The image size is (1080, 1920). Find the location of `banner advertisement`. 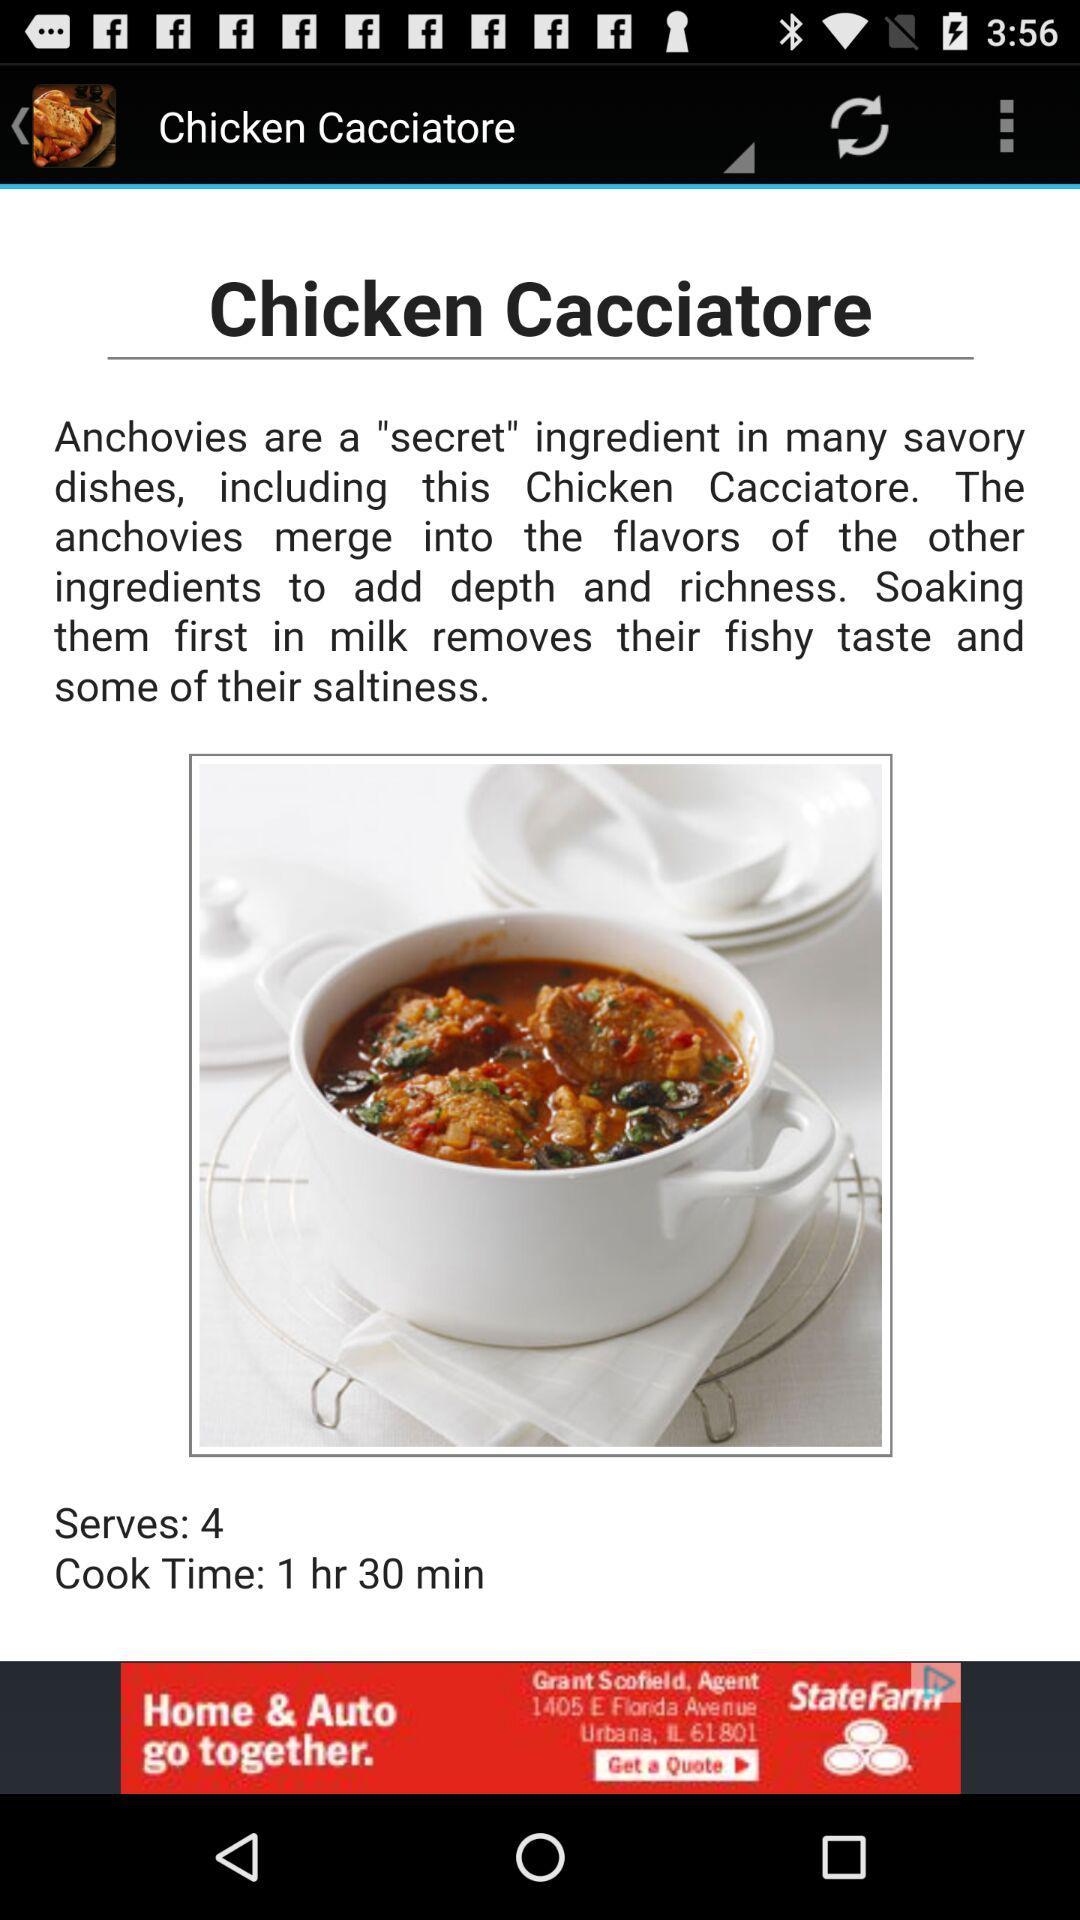

banner advertisement is located at coordinates (540, 1727).